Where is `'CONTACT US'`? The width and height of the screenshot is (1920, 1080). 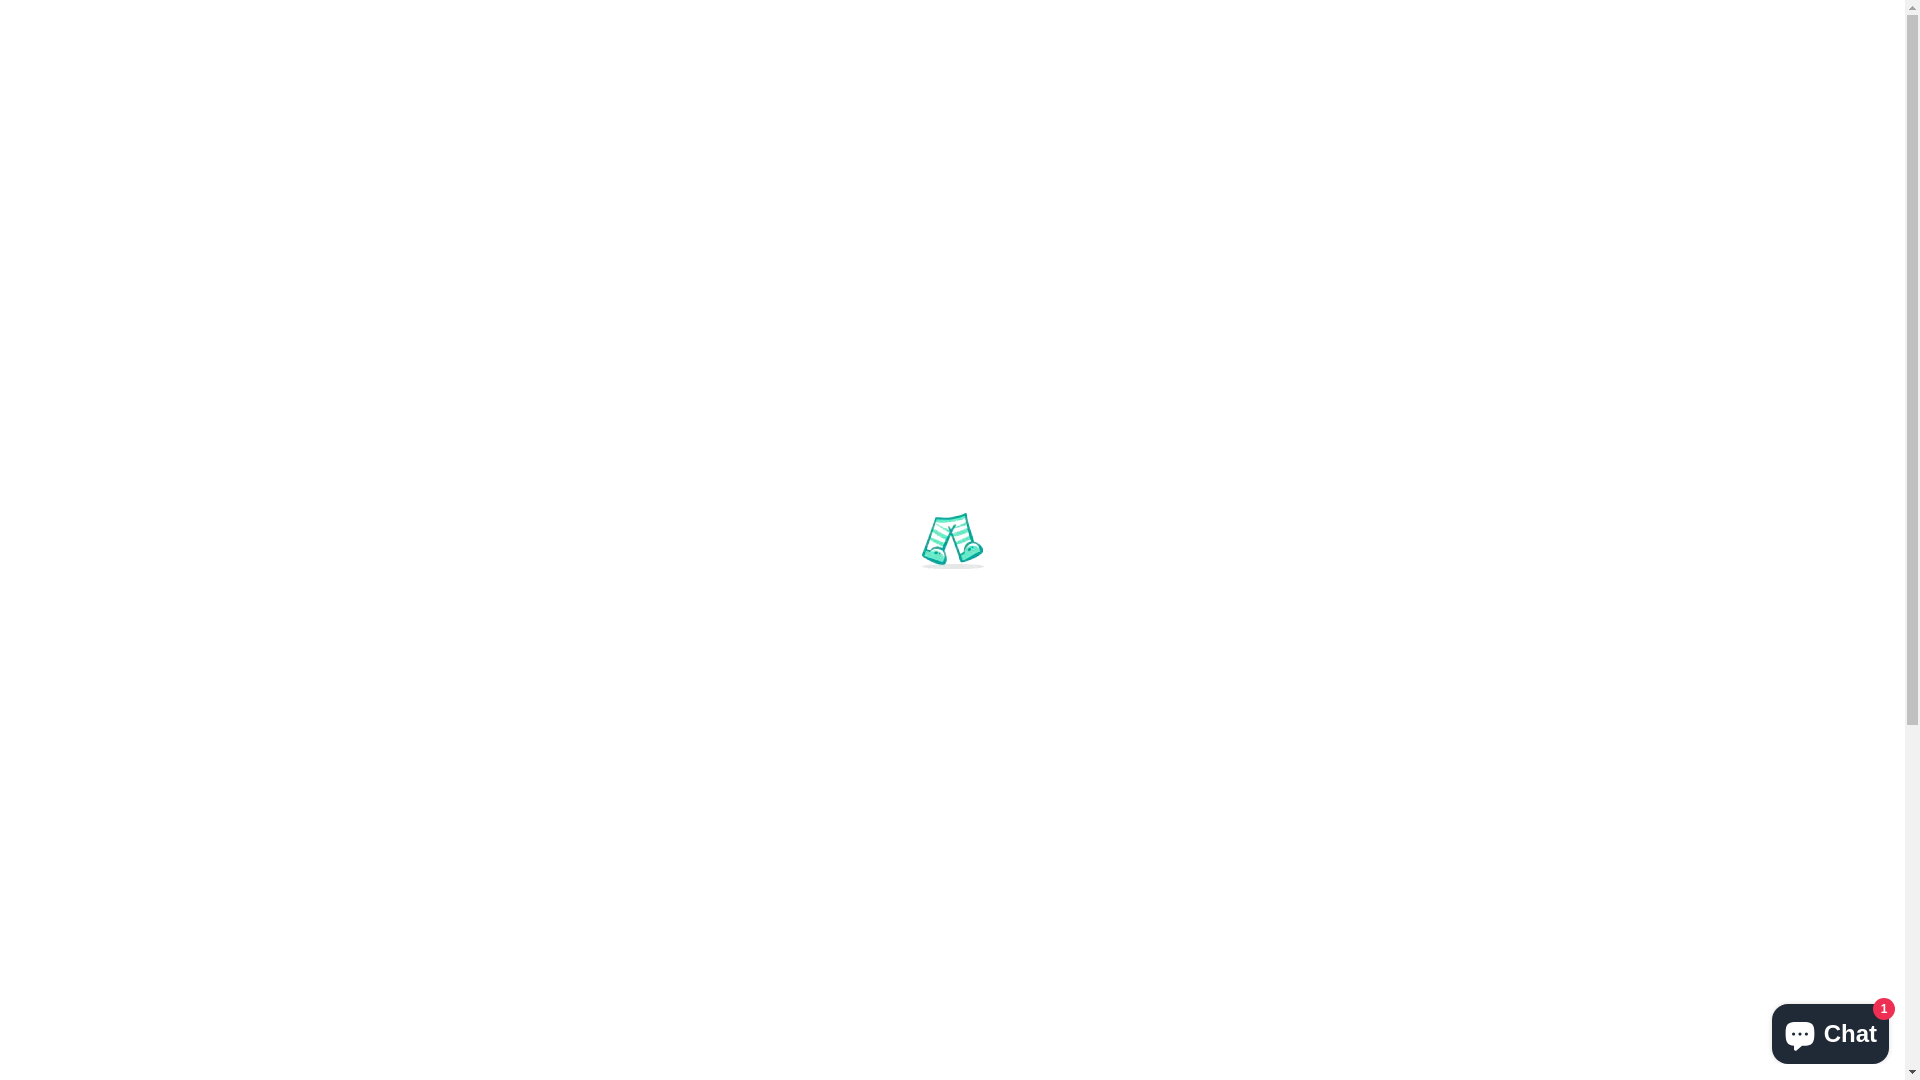
'CONTACT US' is located at coordinates (1150, 277).